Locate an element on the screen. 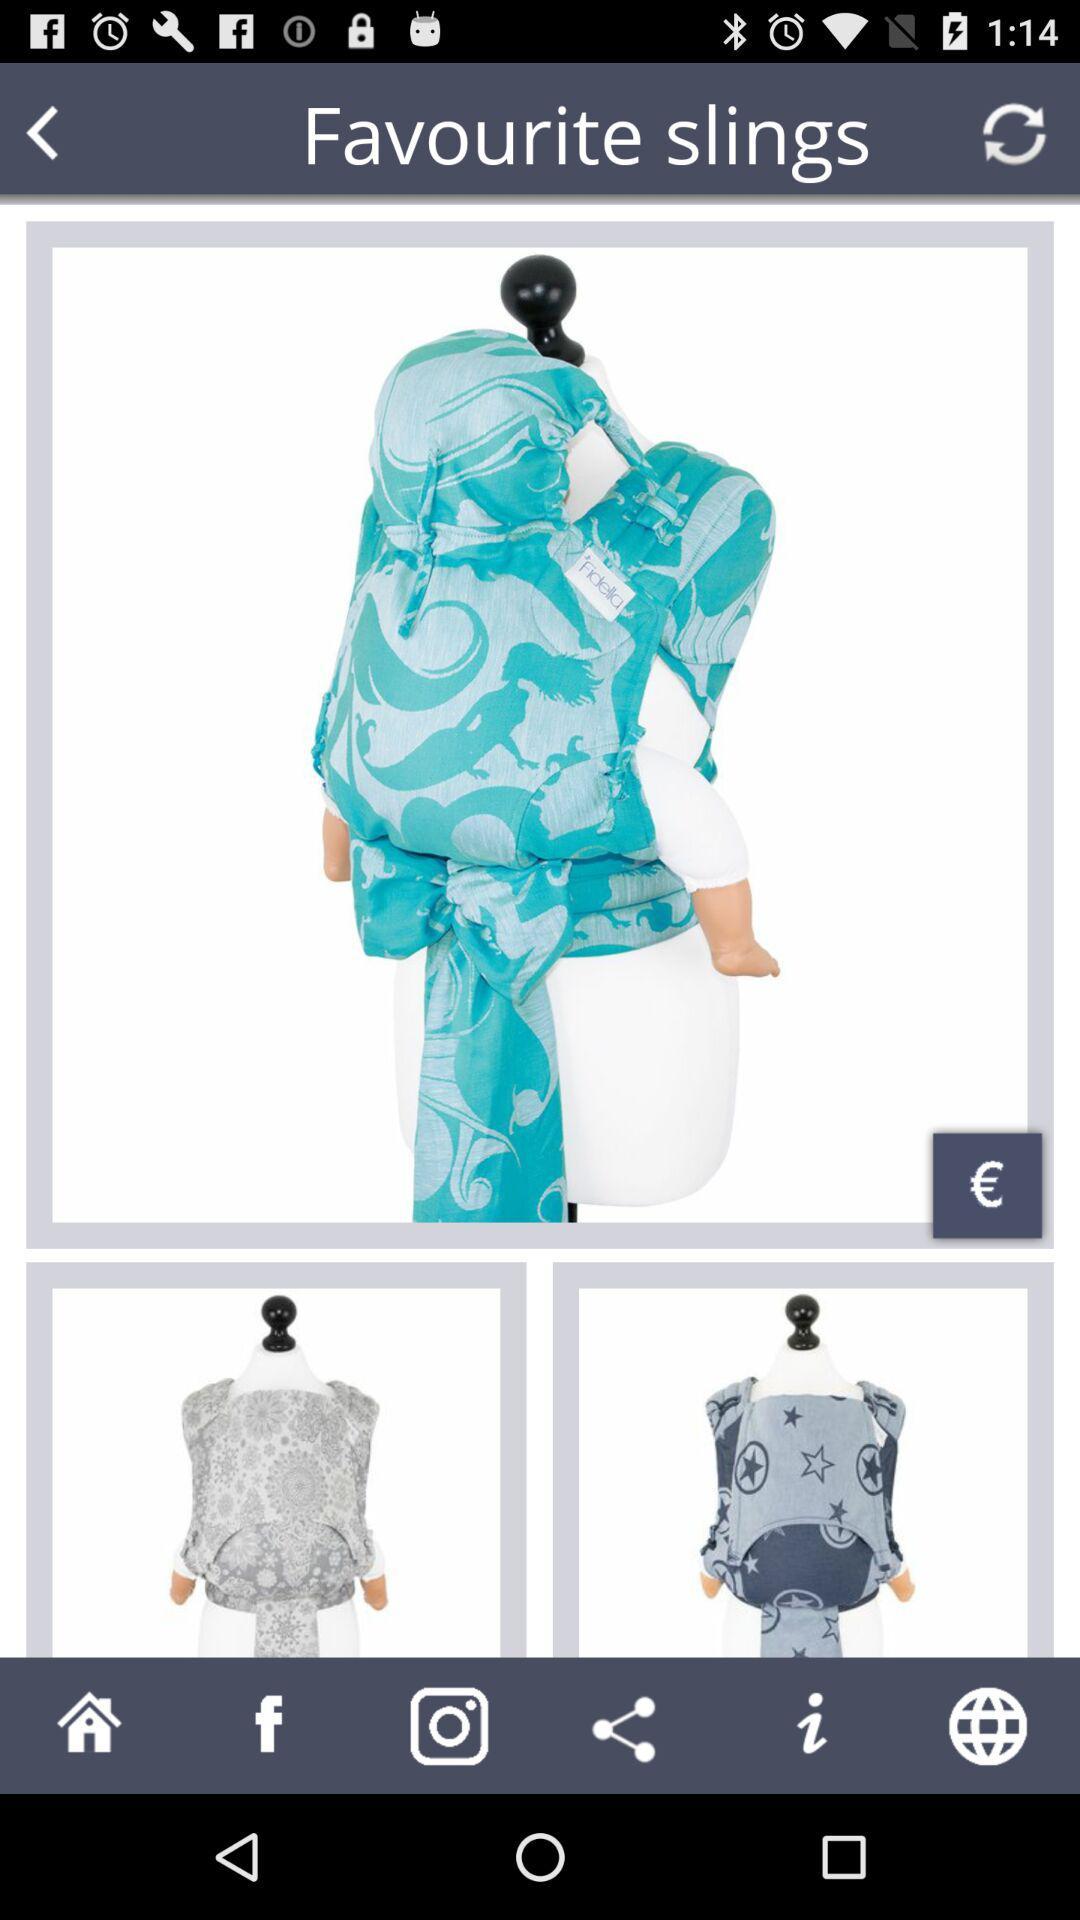 This screenshot has width=1080, height=1920. refresh is located at coordinates (1014, 132).